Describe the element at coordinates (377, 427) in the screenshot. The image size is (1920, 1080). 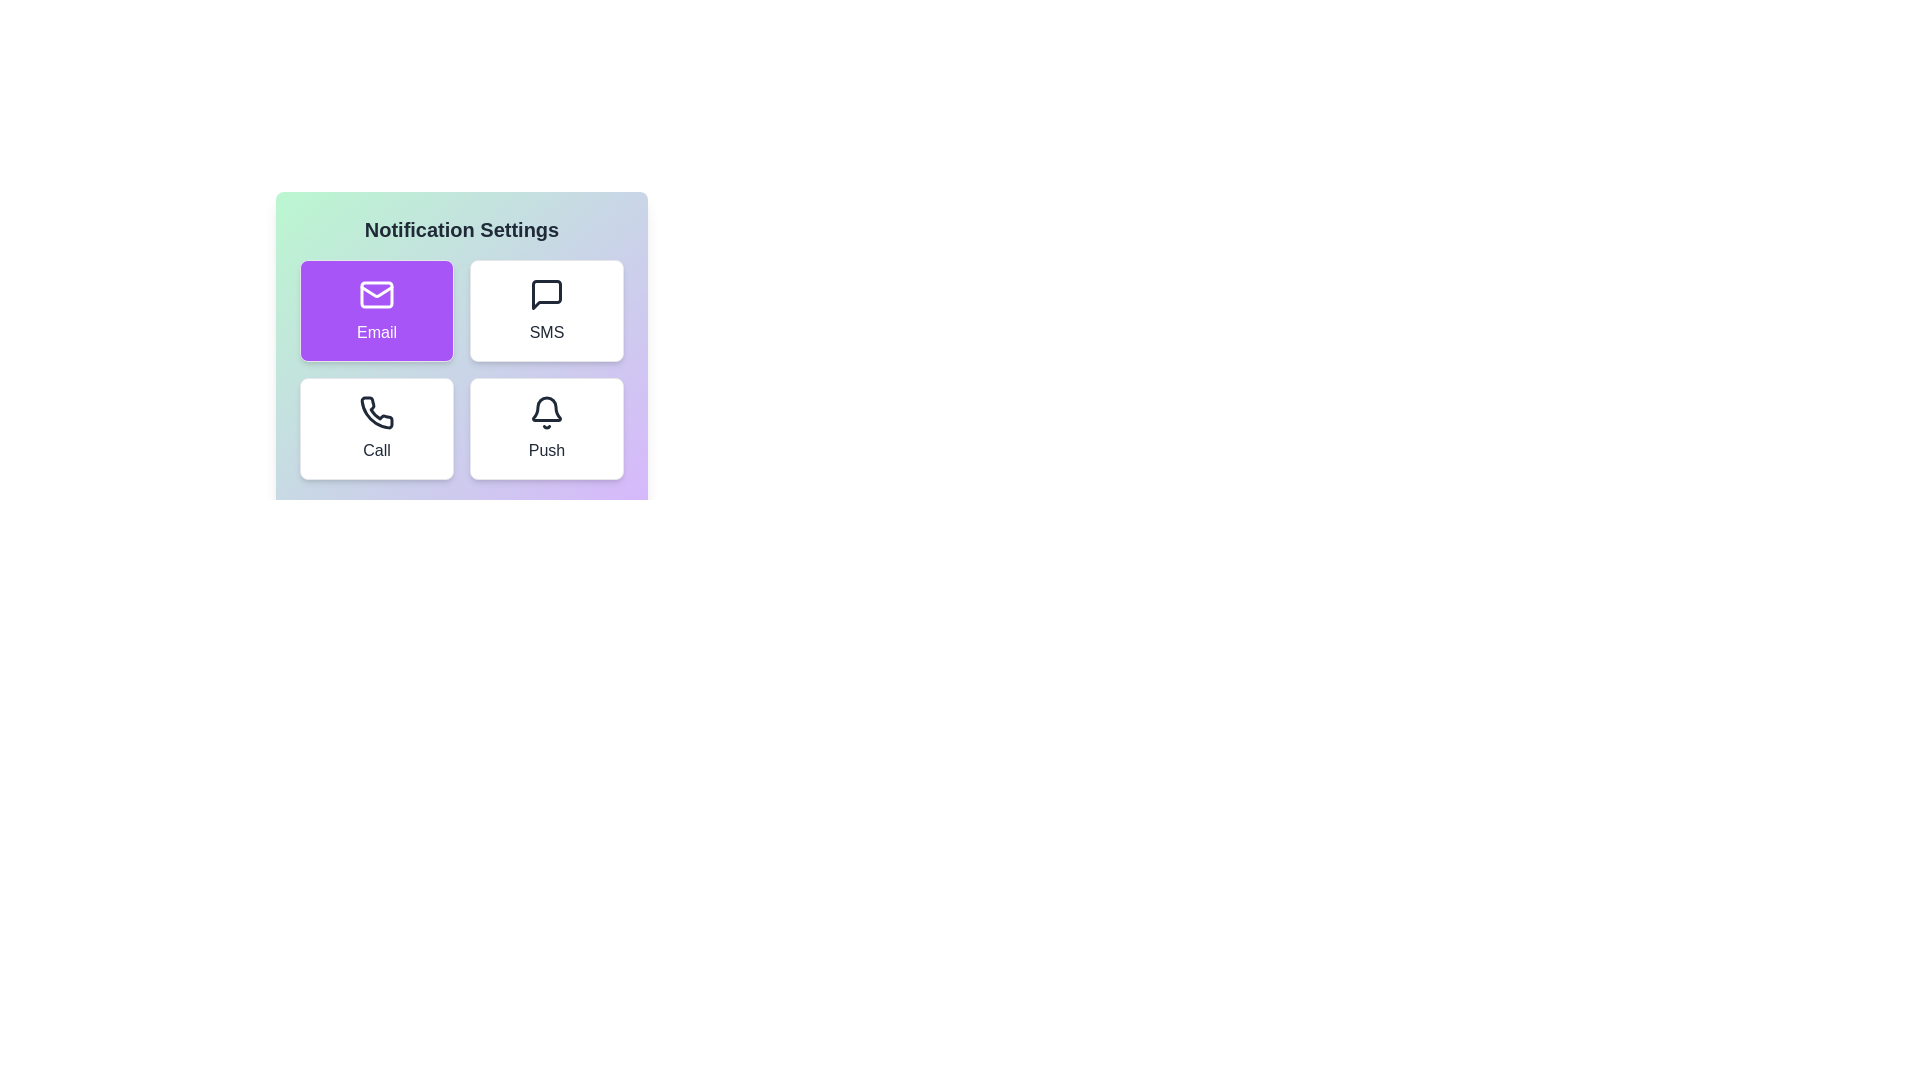
I see `the notification method Call by clicking its corresponding button` at that location.